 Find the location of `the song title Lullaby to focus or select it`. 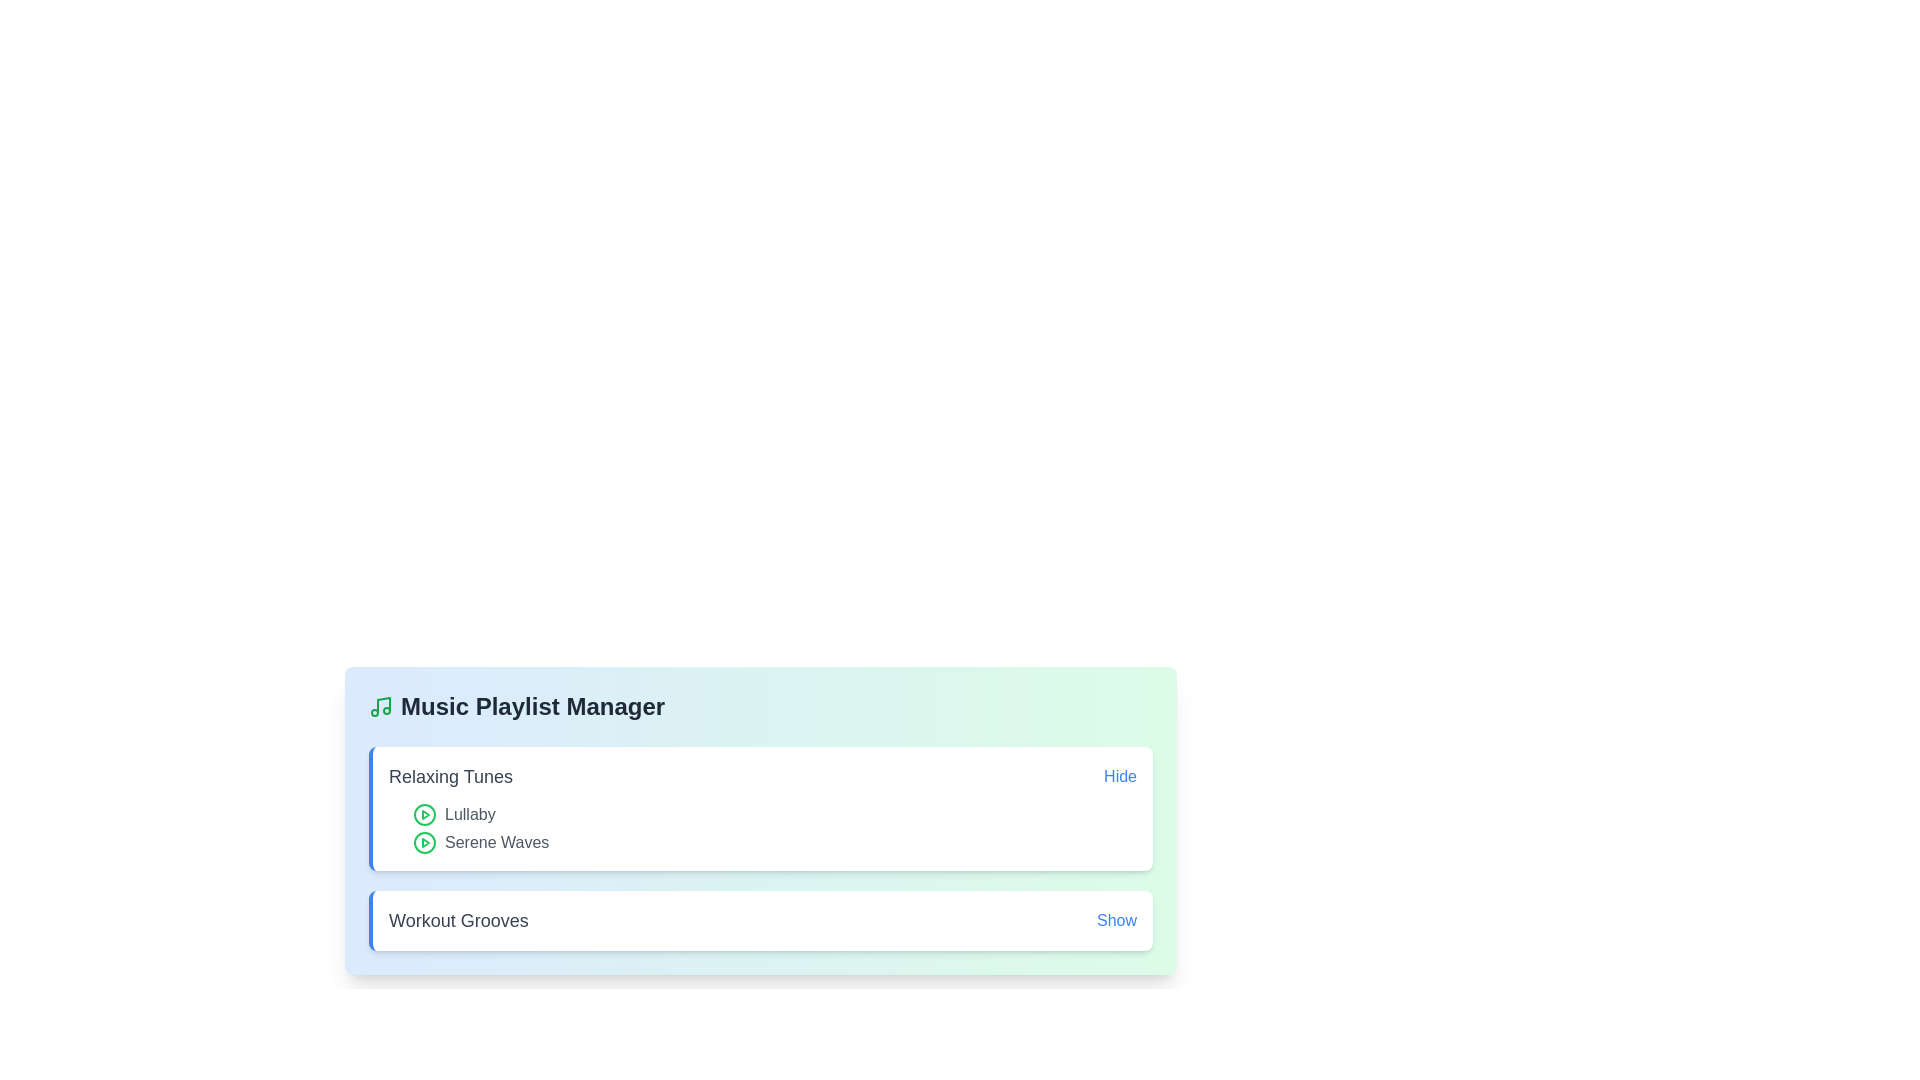

the song title Lullaby to focus or select it is located at coordinates (424, 814).